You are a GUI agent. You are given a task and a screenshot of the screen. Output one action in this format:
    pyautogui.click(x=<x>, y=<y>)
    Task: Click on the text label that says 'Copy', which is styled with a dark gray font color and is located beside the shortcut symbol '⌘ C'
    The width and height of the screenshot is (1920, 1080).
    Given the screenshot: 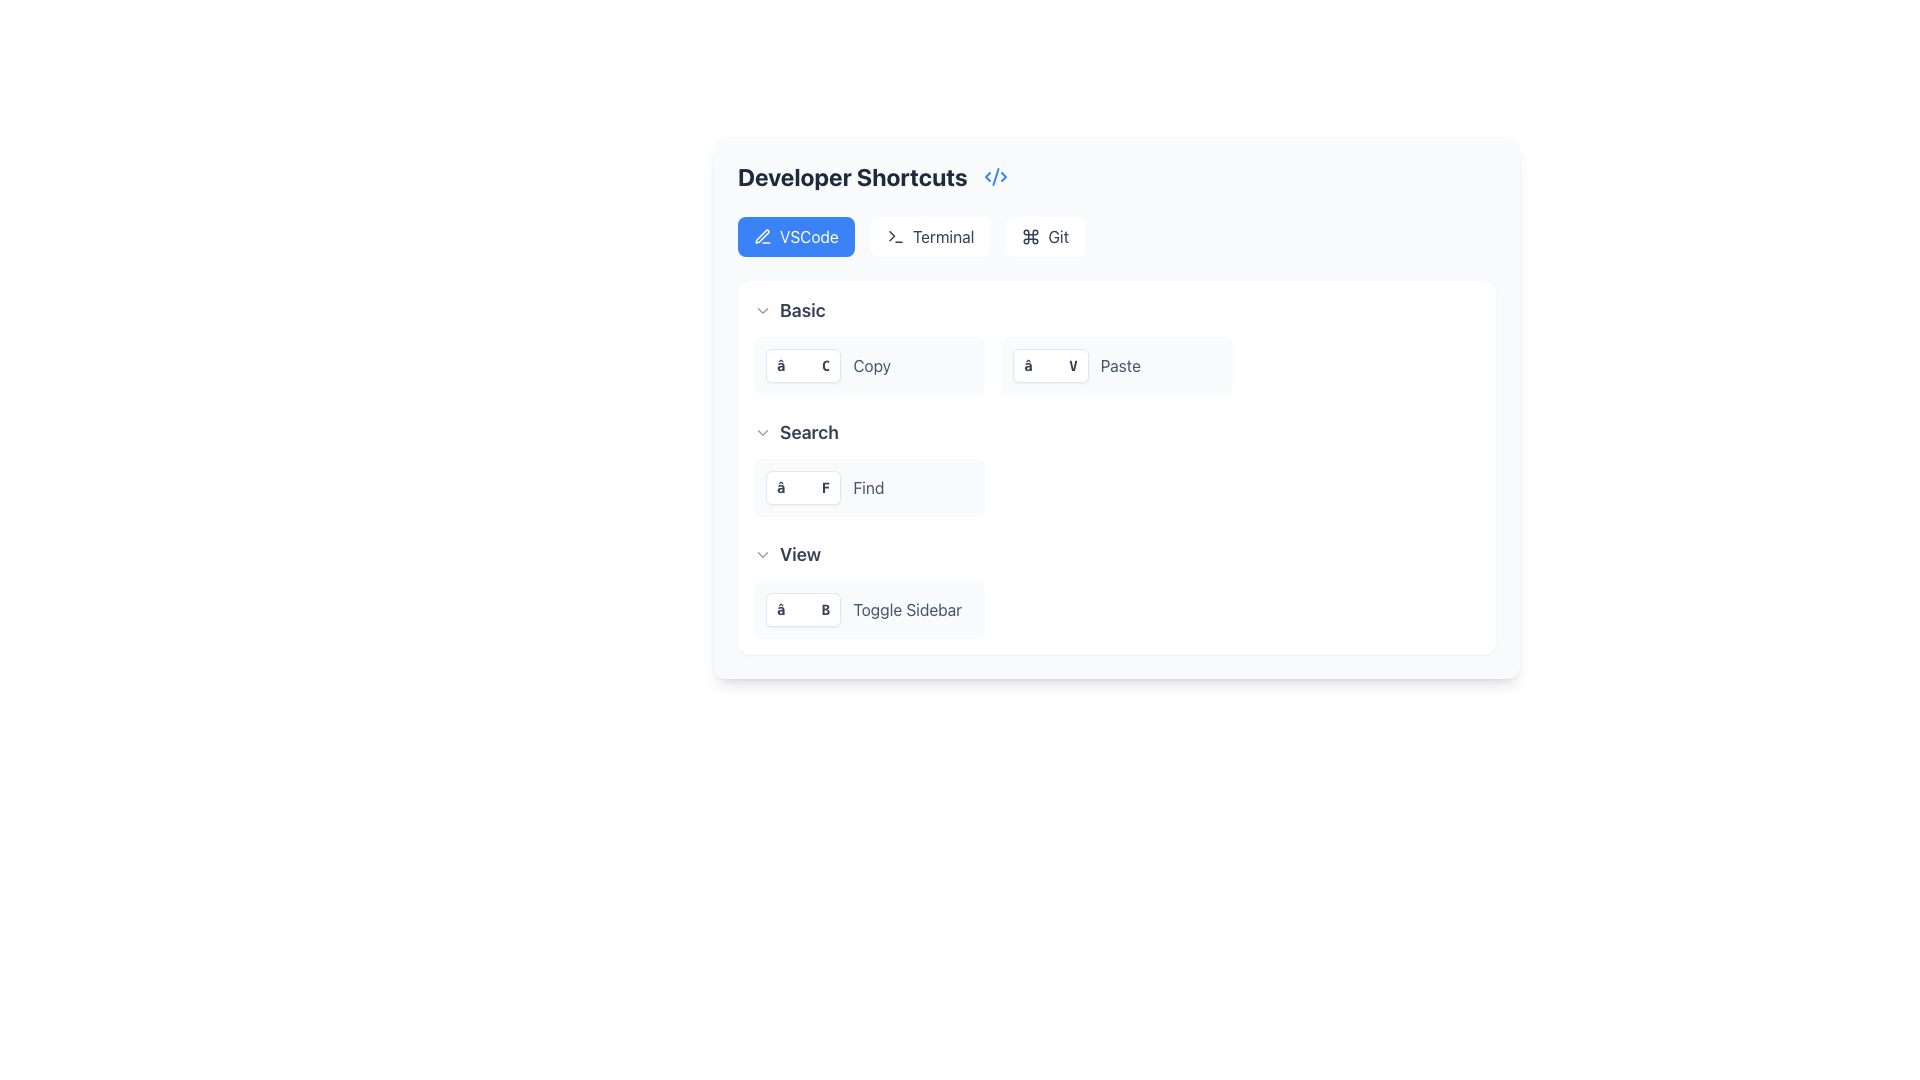 What is the action you would take?
    pyautogui.click(x=872, y=366)
    